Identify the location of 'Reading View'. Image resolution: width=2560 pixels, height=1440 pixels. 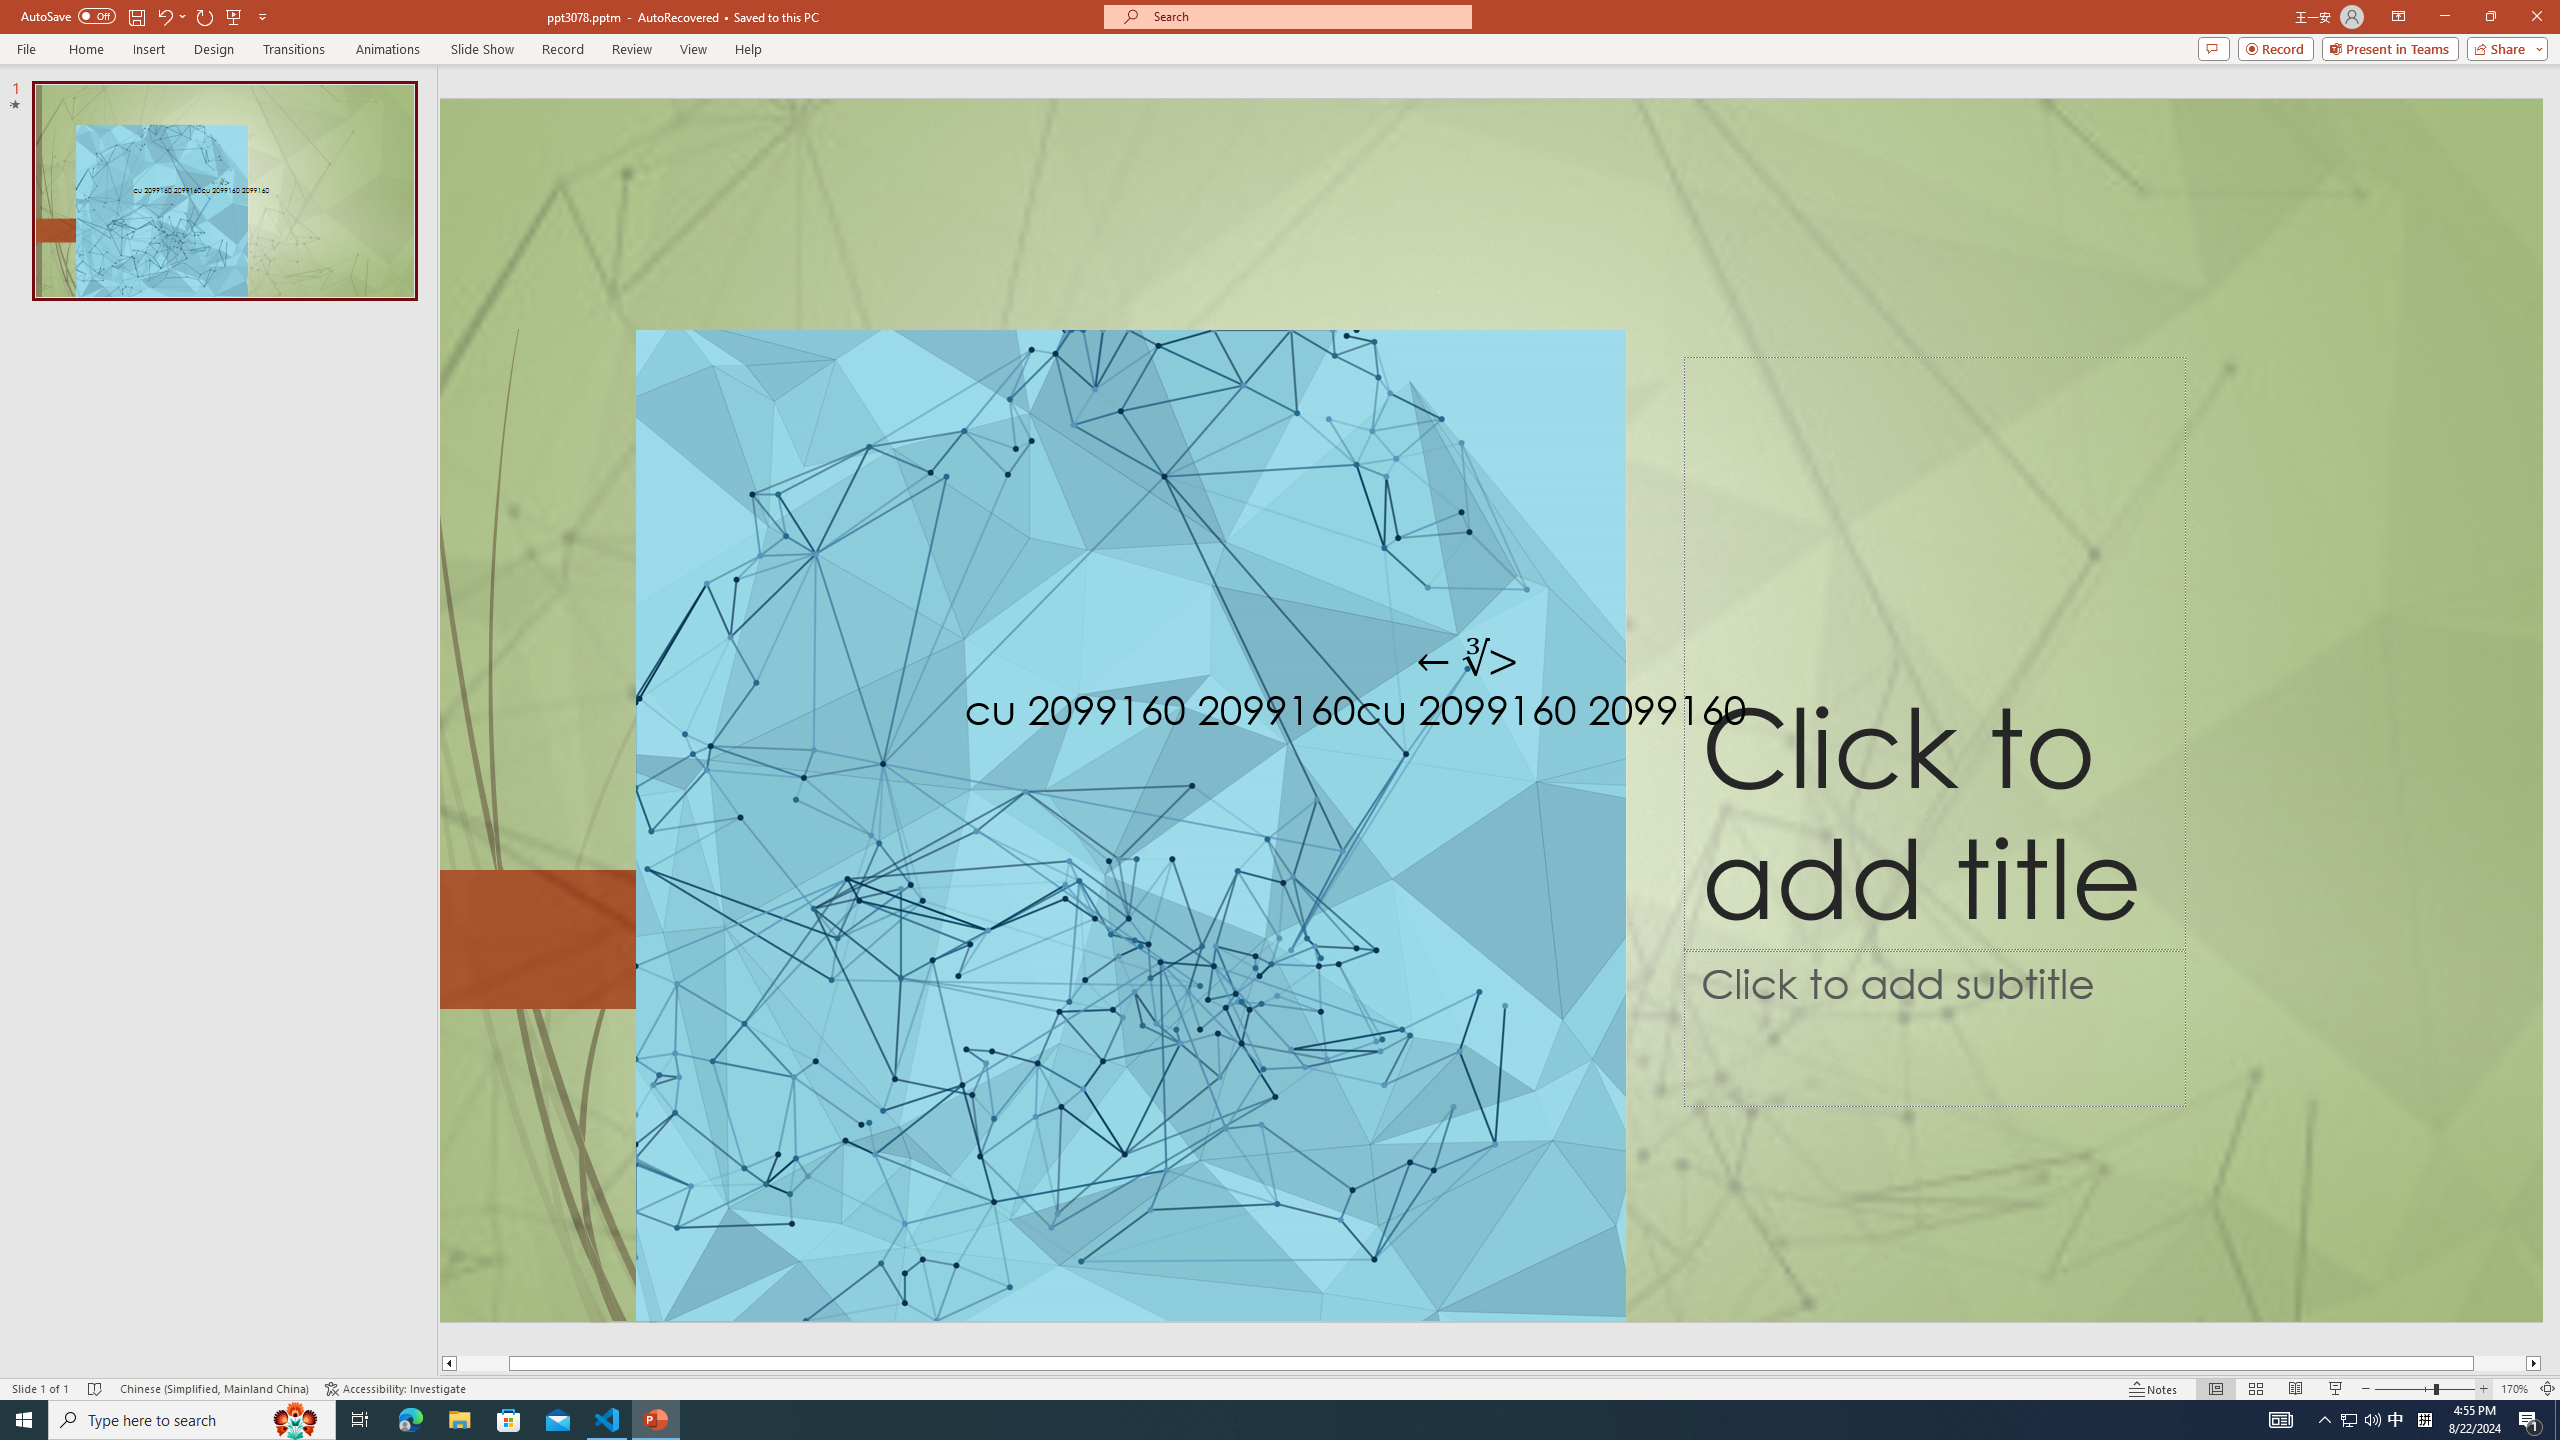
(2295, 1389).